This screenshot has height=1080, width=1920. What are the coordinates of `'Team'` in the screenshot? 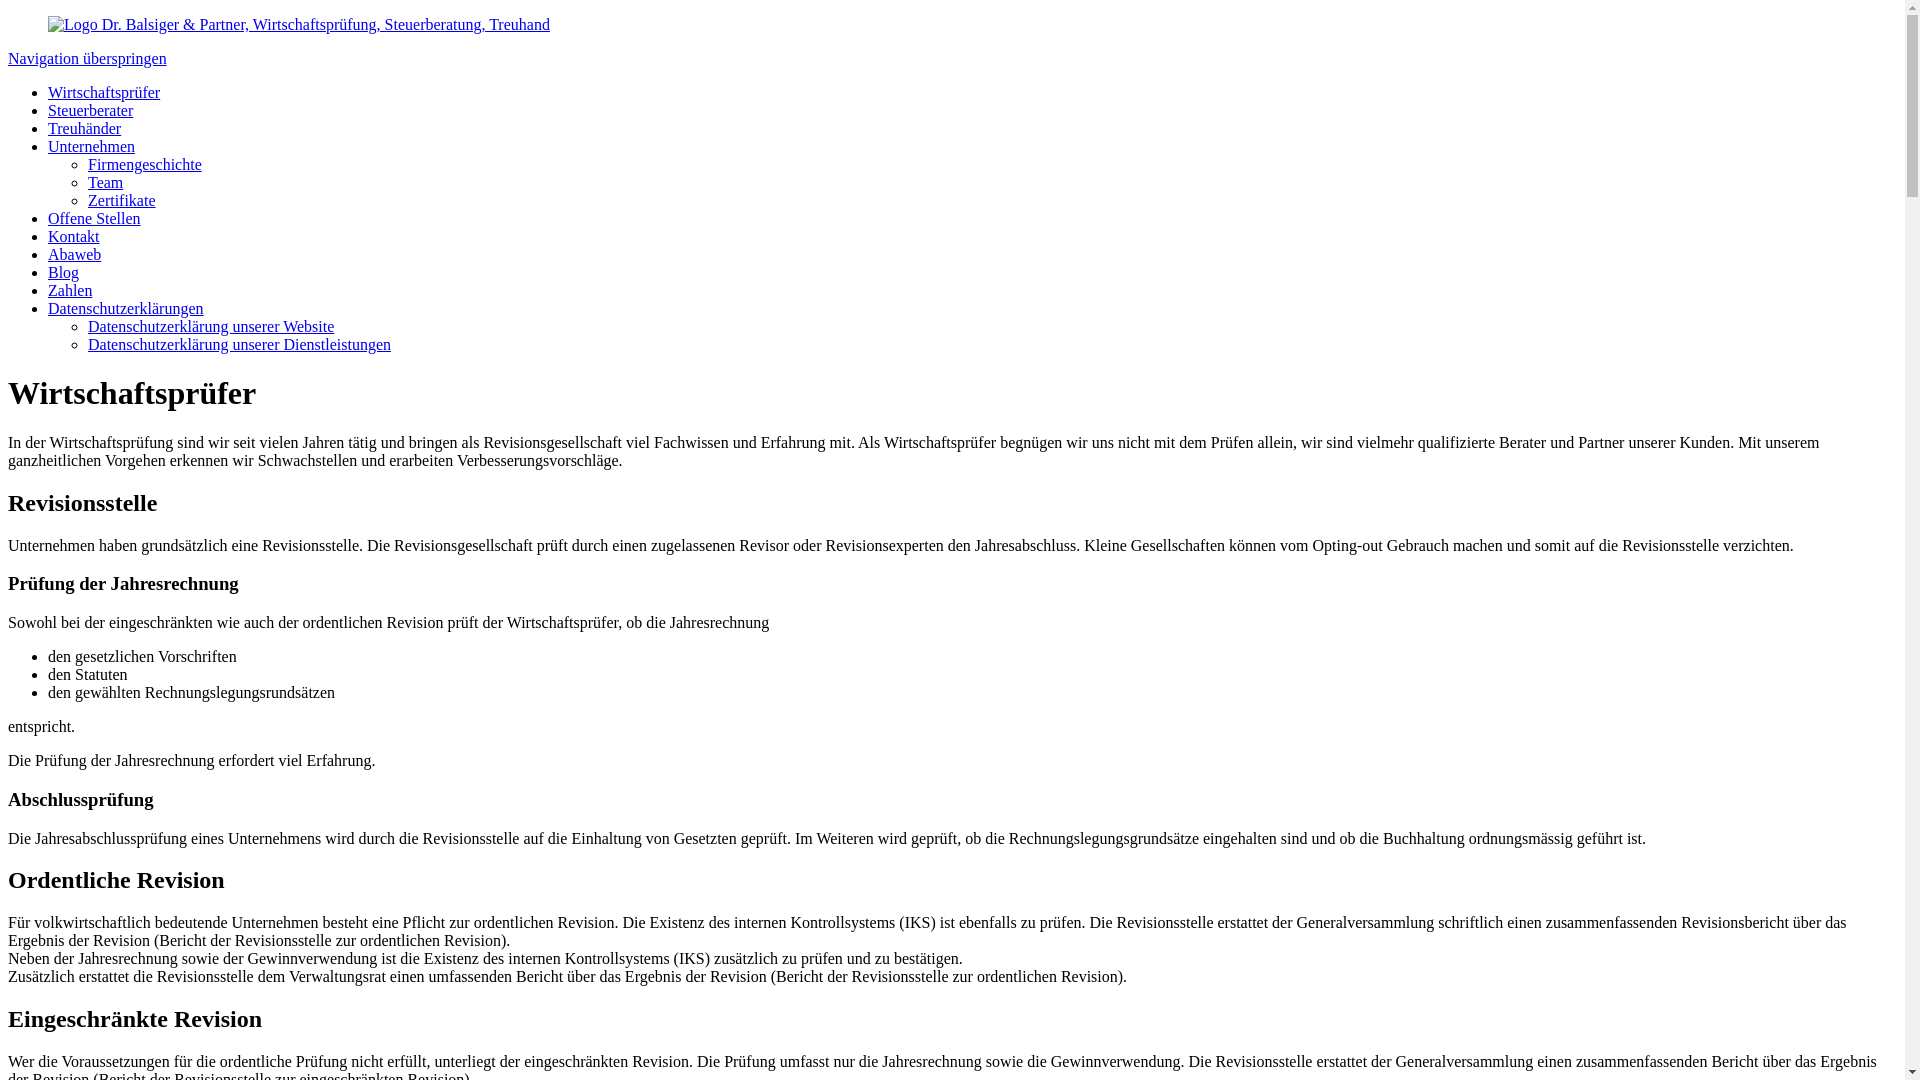 It's located at (104, 182).